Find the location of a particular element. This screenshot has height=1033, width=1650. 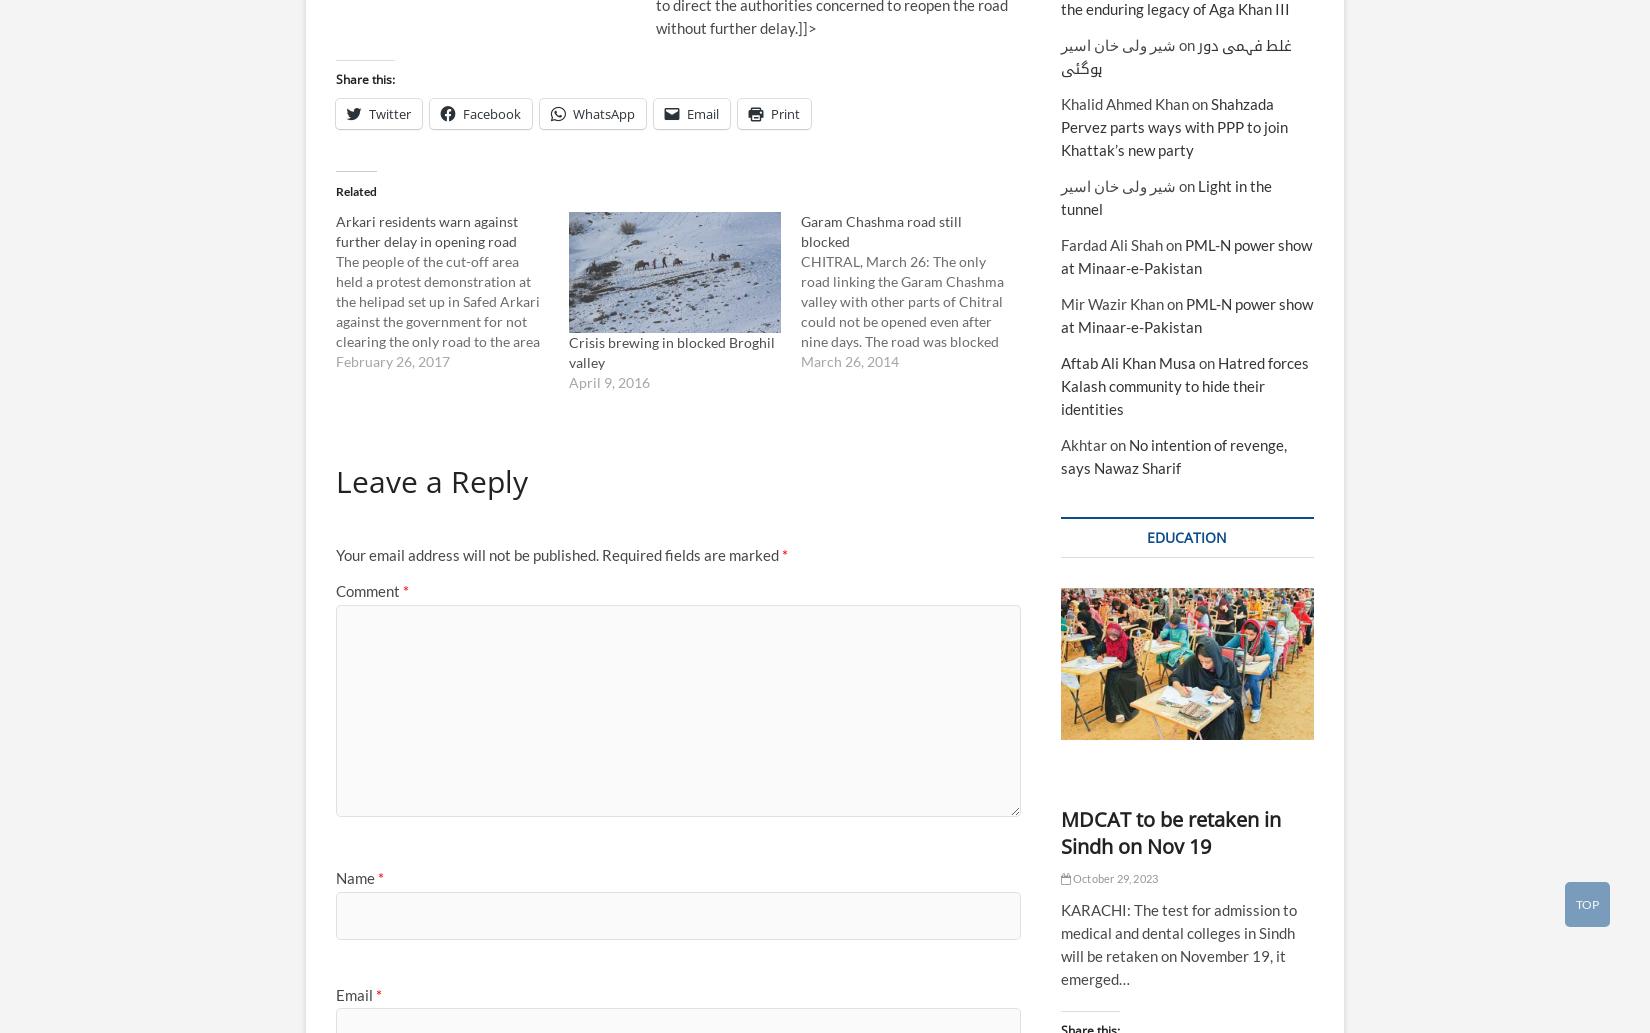

'No intention of revenge, says Nawaz Sharif' is located at coordinates (1172, 455).